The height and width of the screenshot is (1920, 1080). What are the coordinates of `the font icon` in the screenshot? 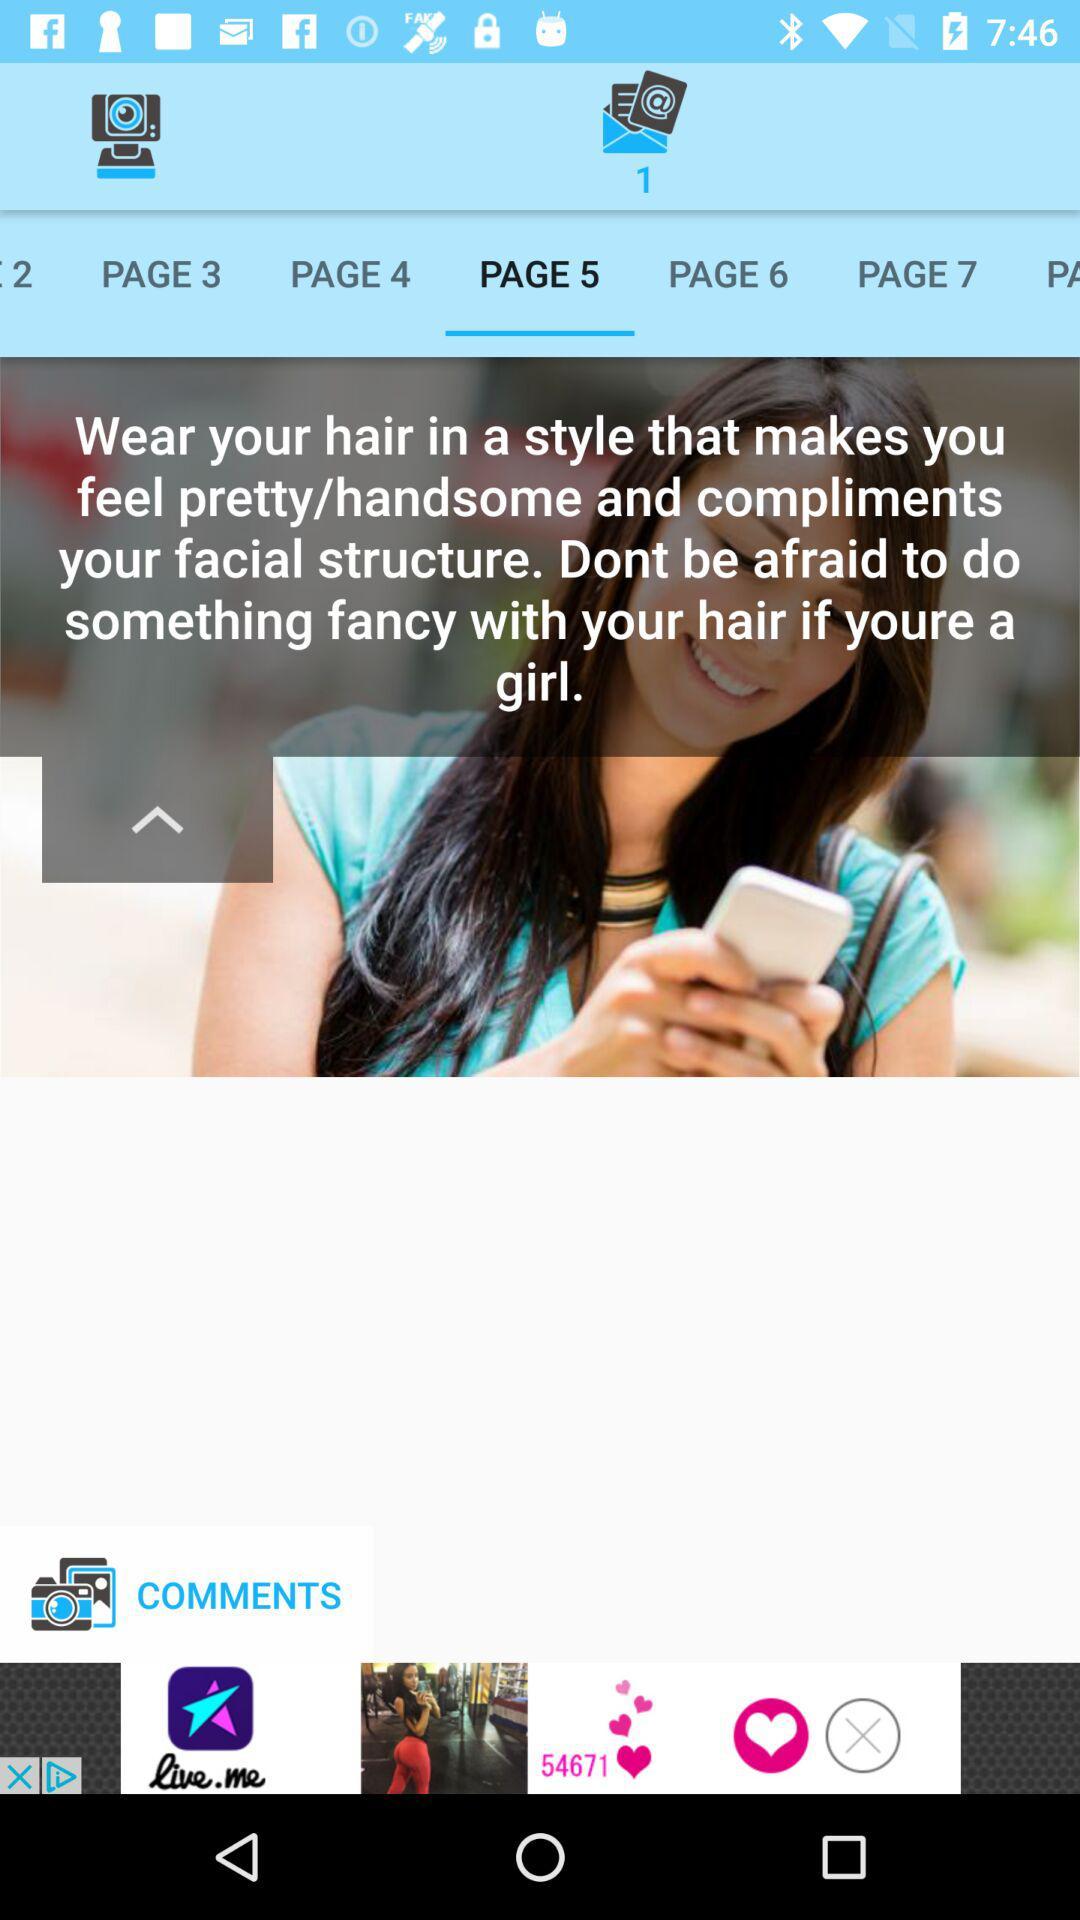 It's located at (156, 819).